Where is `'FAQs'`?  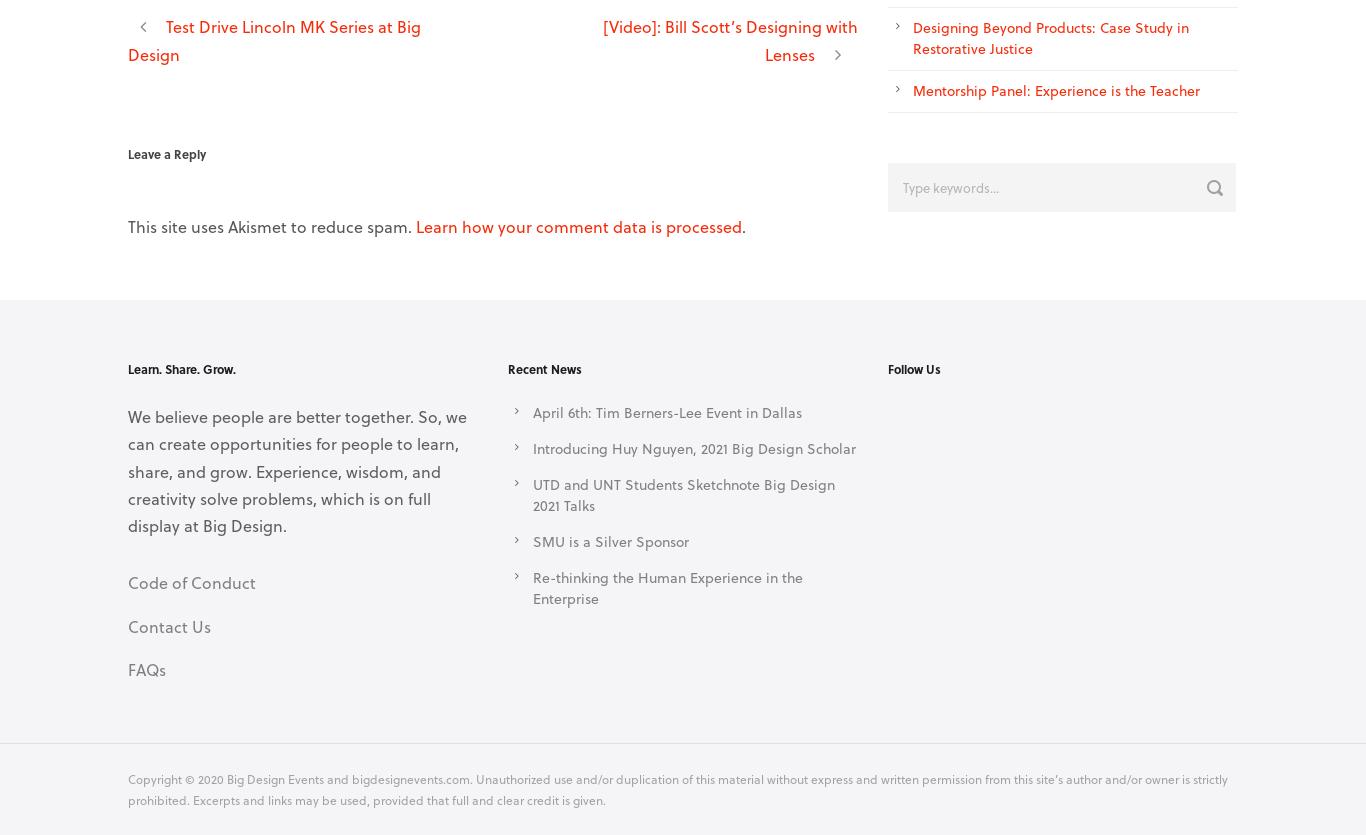
'FAQs' is located at coordinates (145, 669).